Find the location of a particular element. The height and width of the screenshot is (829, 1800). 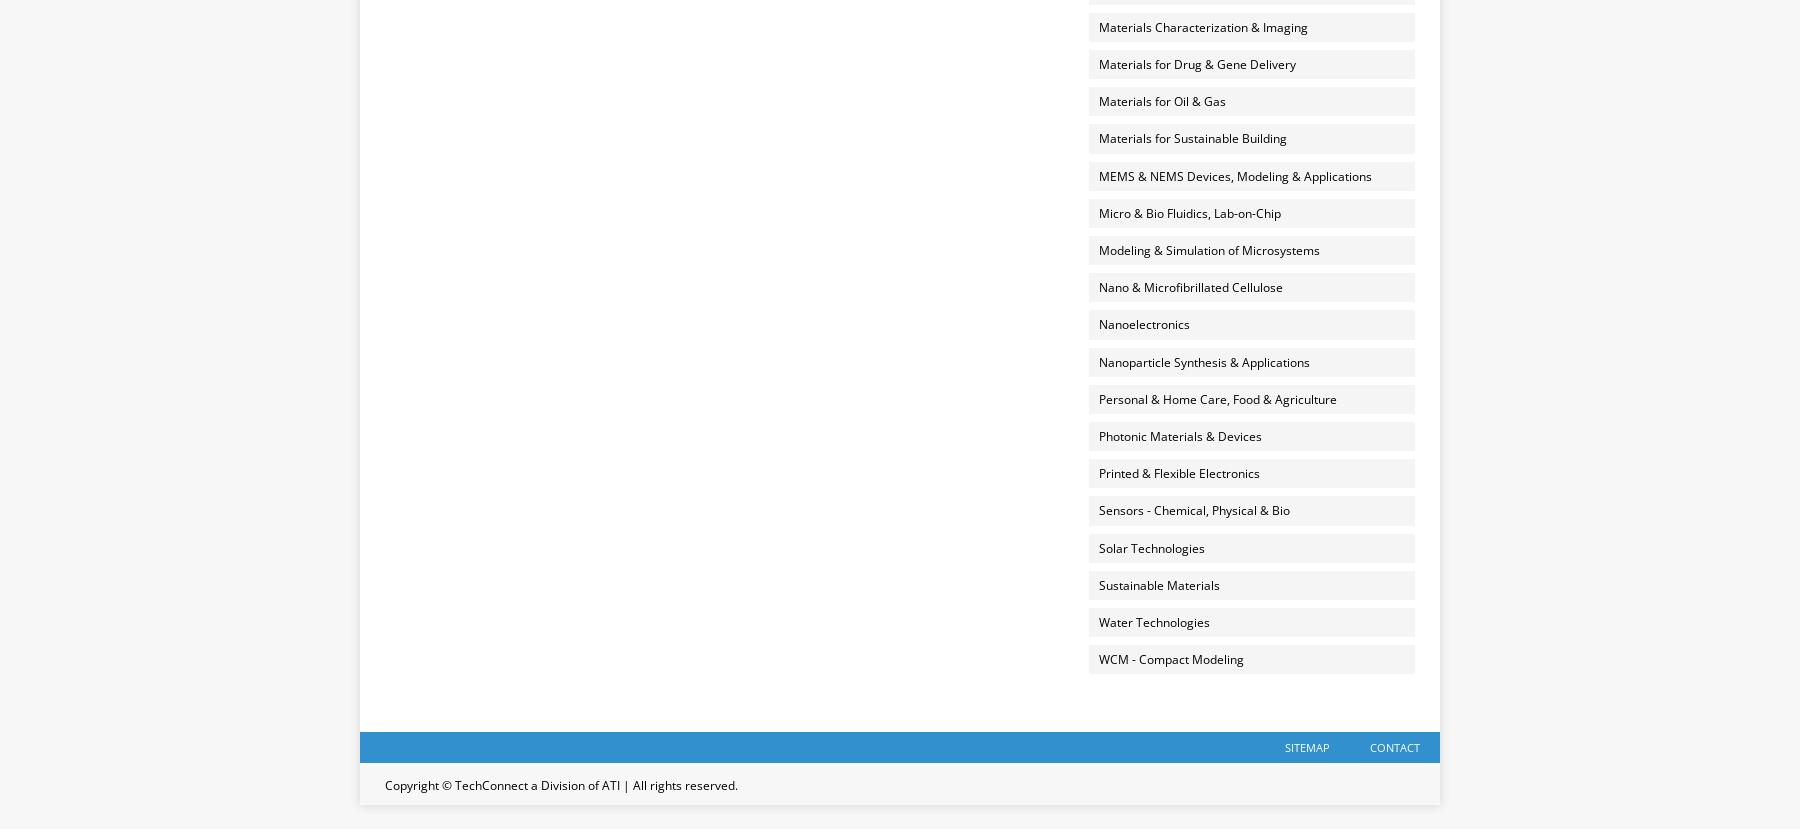

'Modeling & Simulation of Microsystems' is located at coordinates (1207, 250).